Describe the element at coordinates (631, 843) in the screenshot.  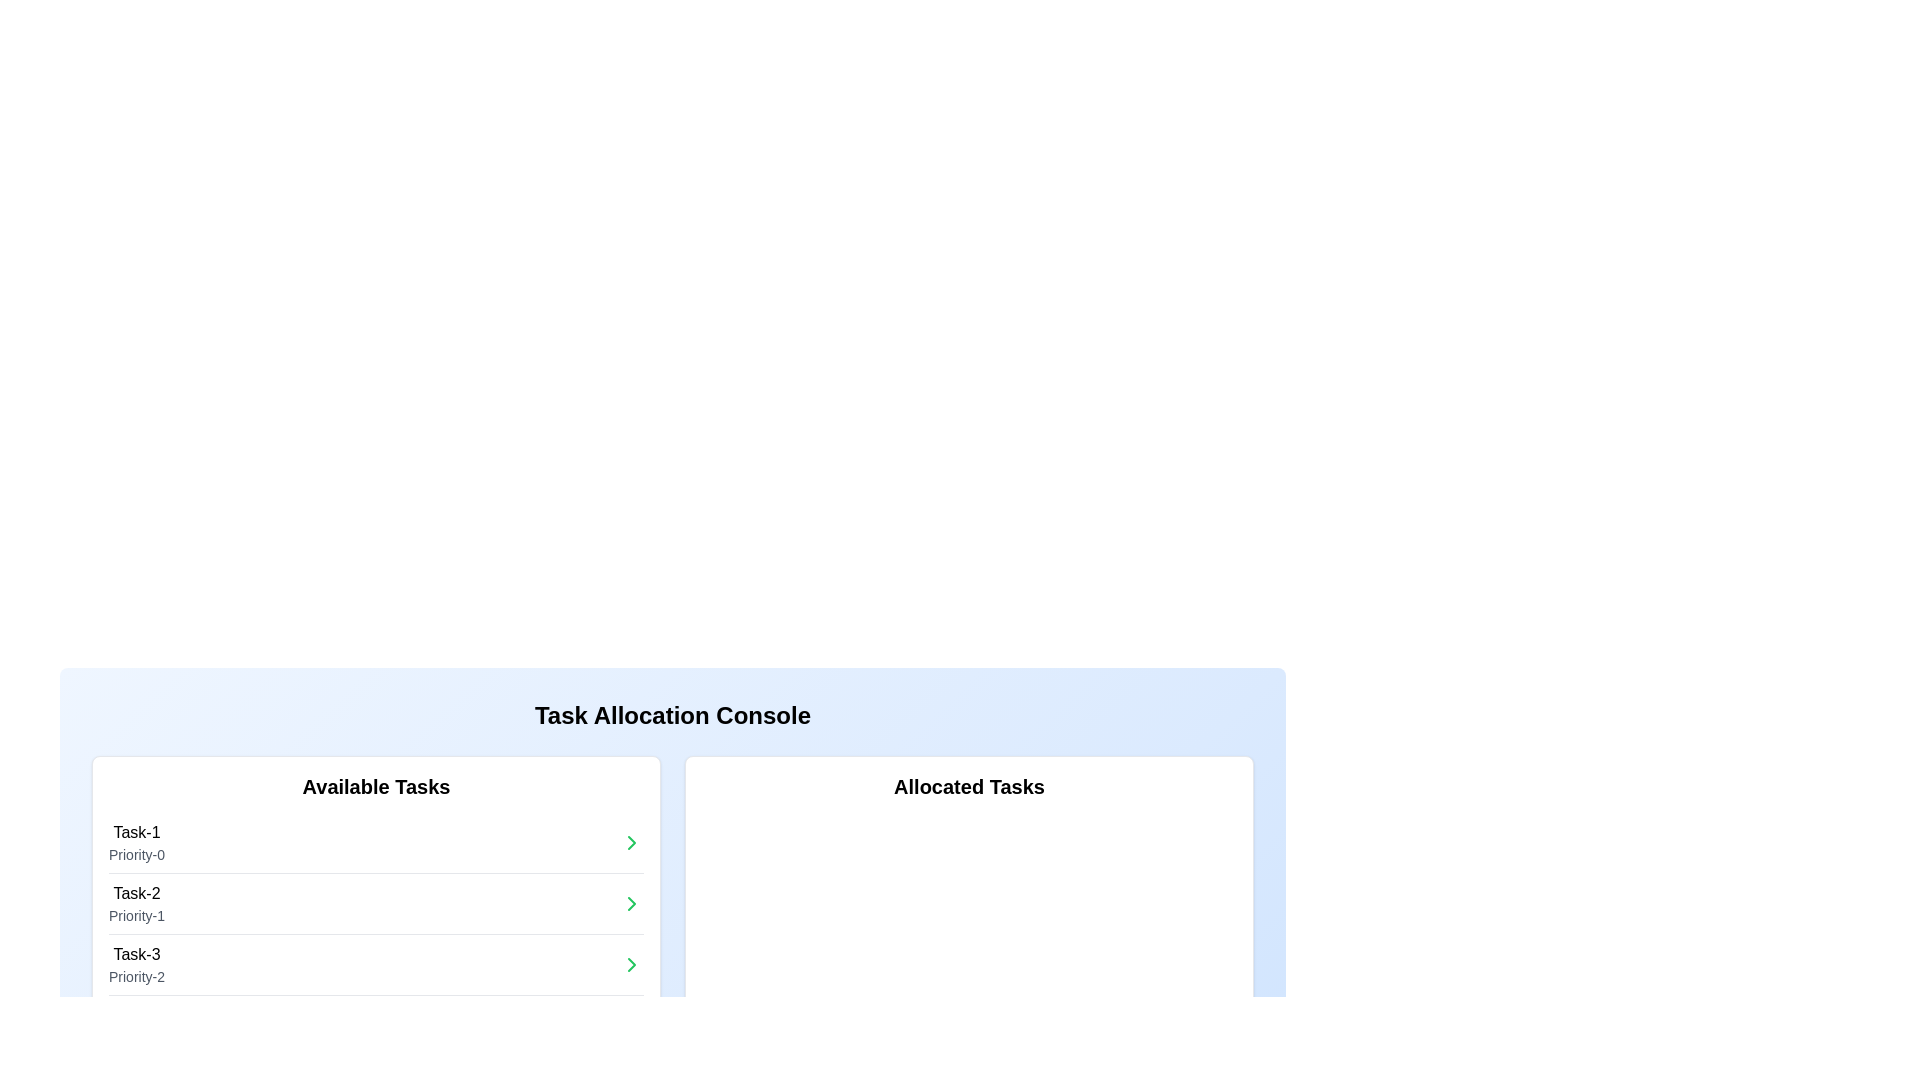
I see `the second Chevron Icon located to the right of the text 'Task-2 Priority-1' in the 'Available Tasks' panel` at that location.